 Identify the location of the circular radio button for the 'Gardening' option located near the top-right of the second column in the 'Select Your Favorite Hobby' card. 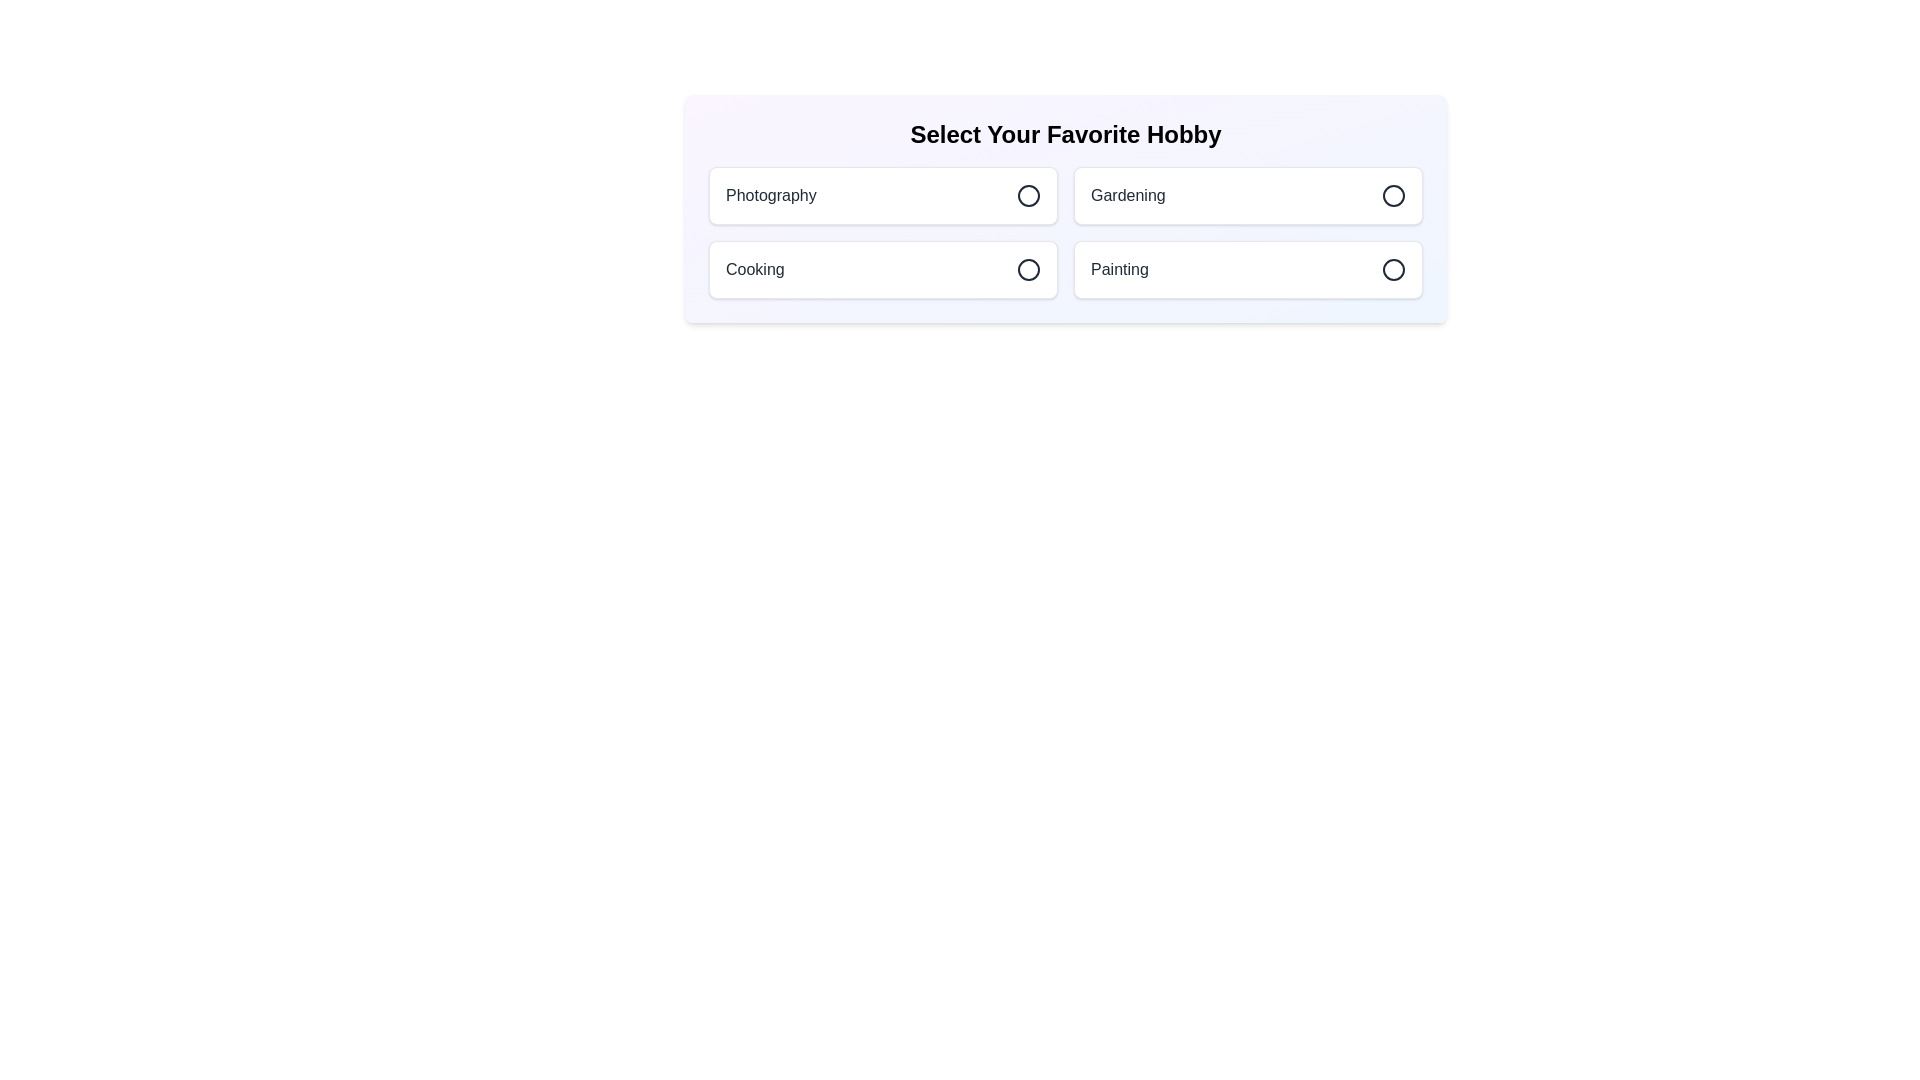
(1392, 196).